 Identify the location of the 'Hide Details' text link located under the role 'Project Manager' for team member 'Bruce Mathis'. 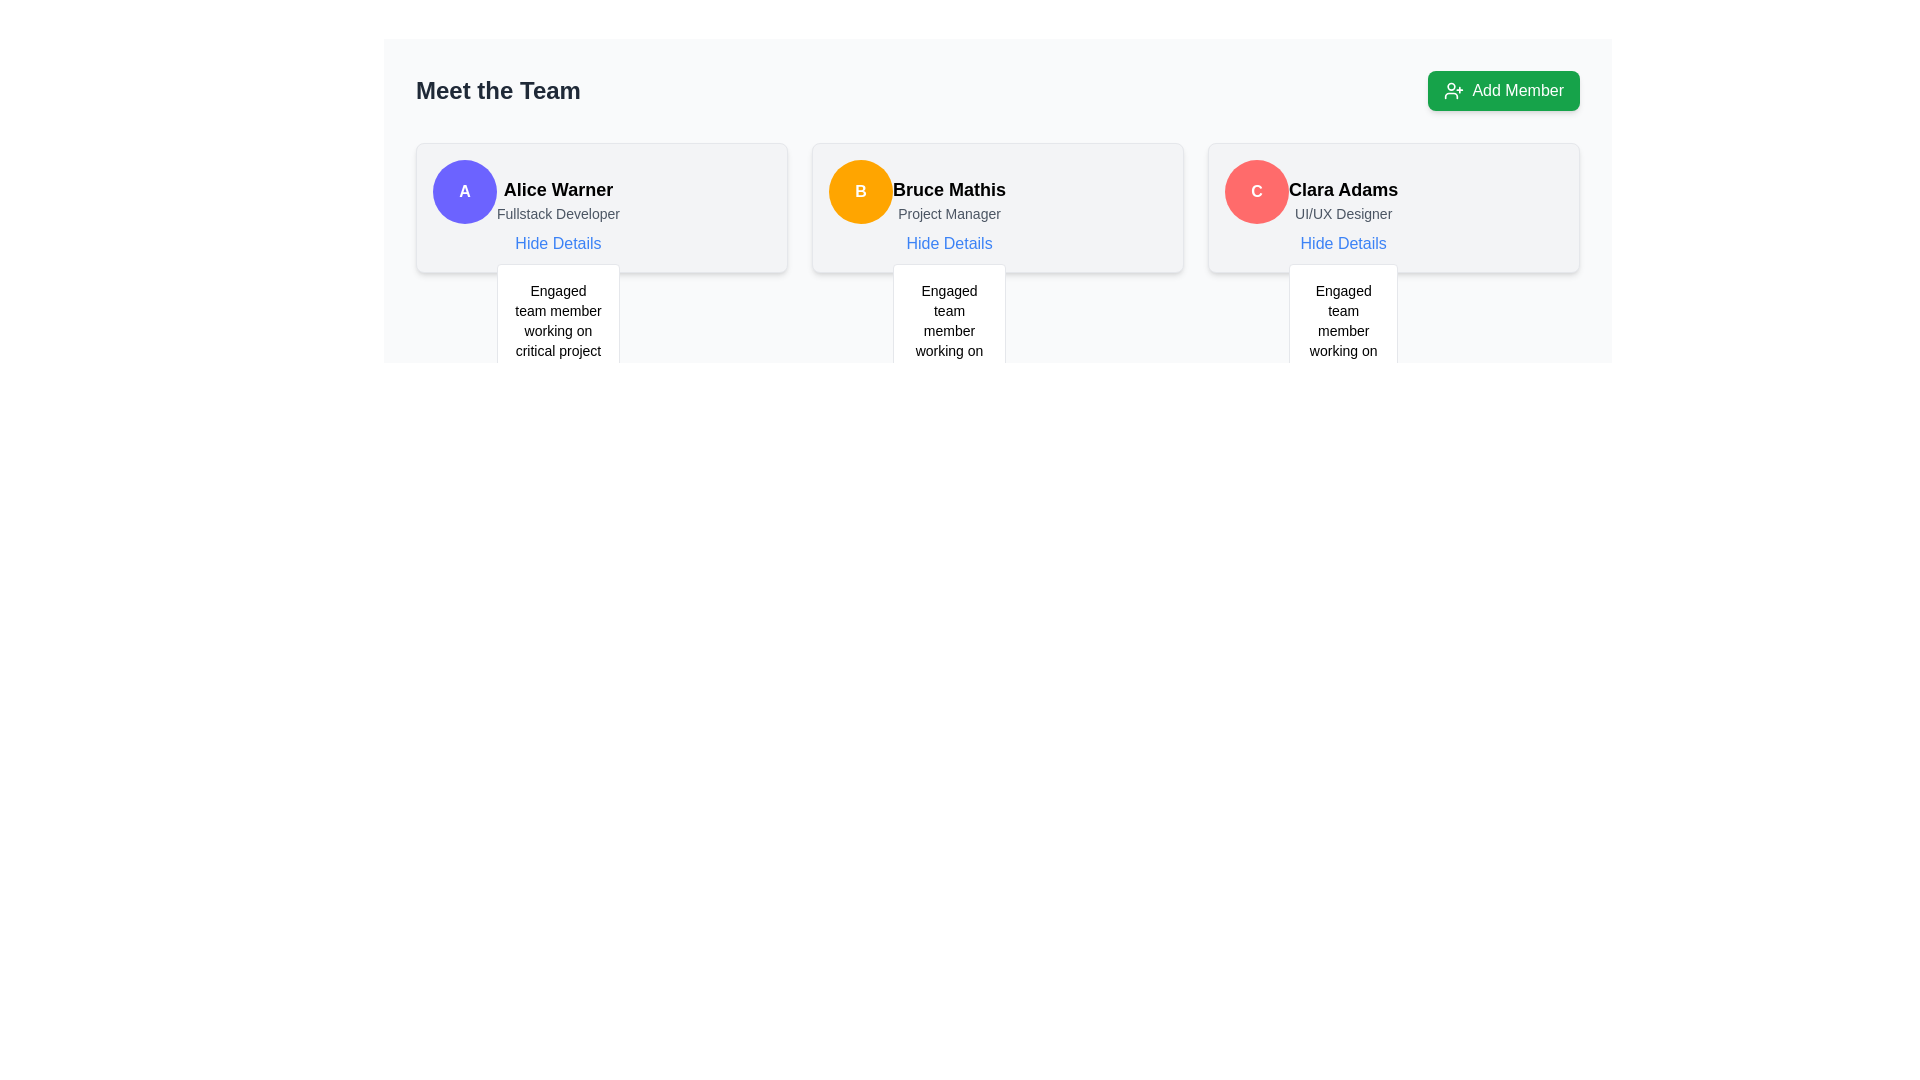
(948, 242).